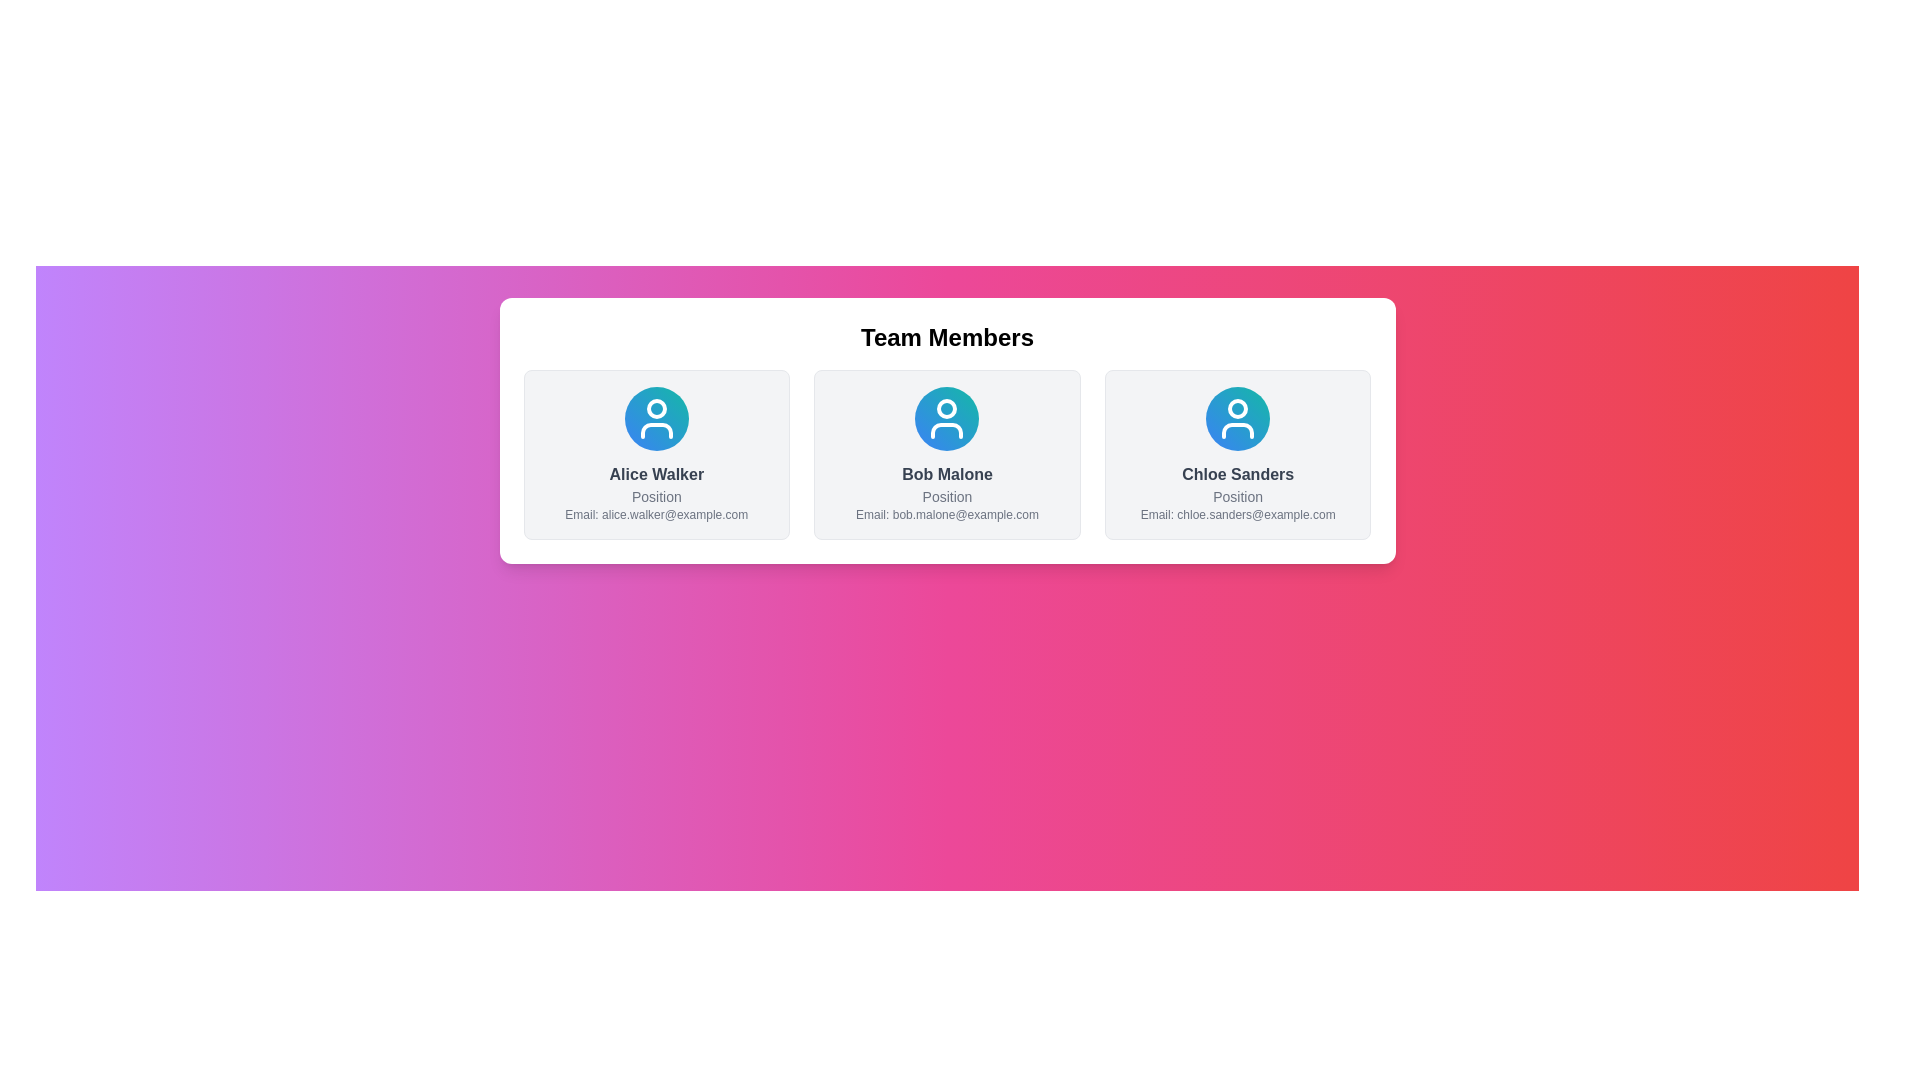 Image resolution: width=1920 pixels, height=1080 pixels. I want to click on the circular user profile icon with a gradient background, featuring a white user profile silhouette, located above the text 'Alice Walker' in the first card of user profile cards, so click(656, 418).